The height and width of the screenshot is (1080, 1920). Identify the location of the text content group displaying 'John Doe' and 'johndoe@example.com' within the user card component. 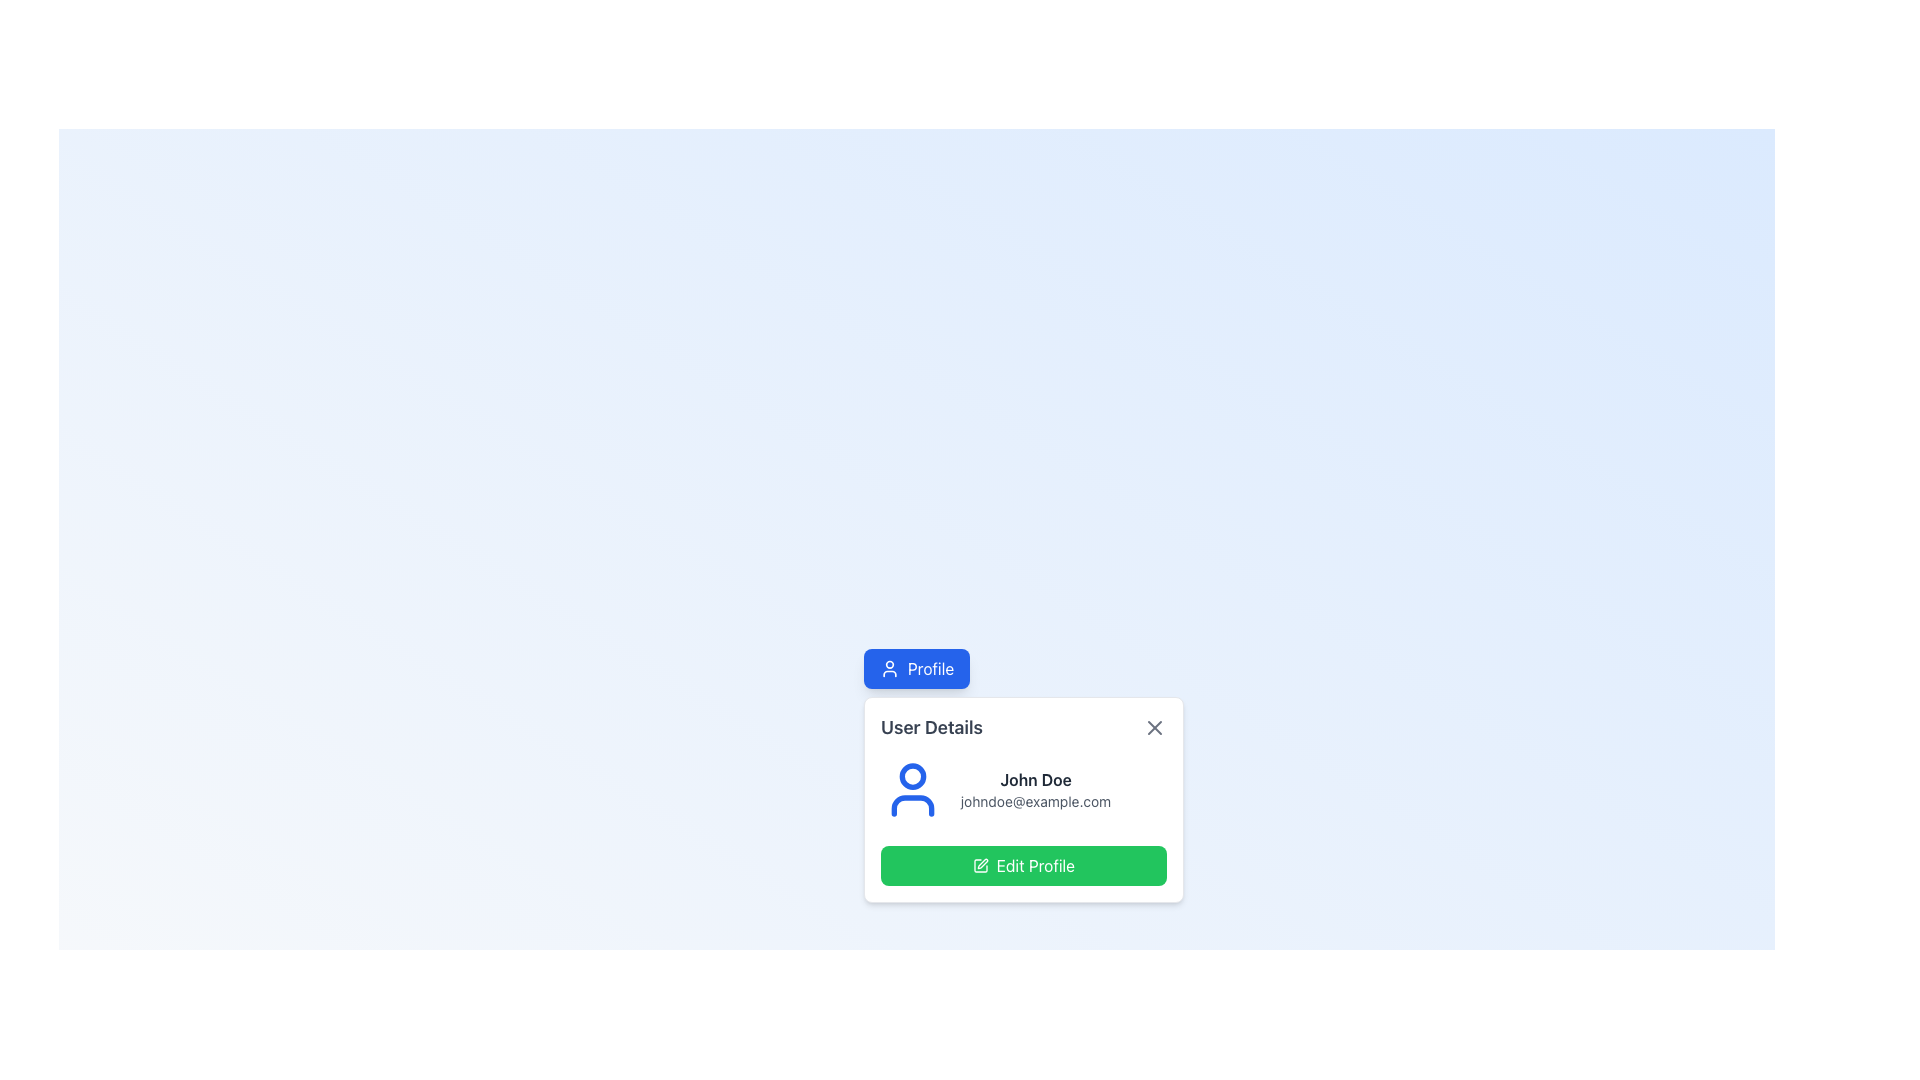
(1036, 789).